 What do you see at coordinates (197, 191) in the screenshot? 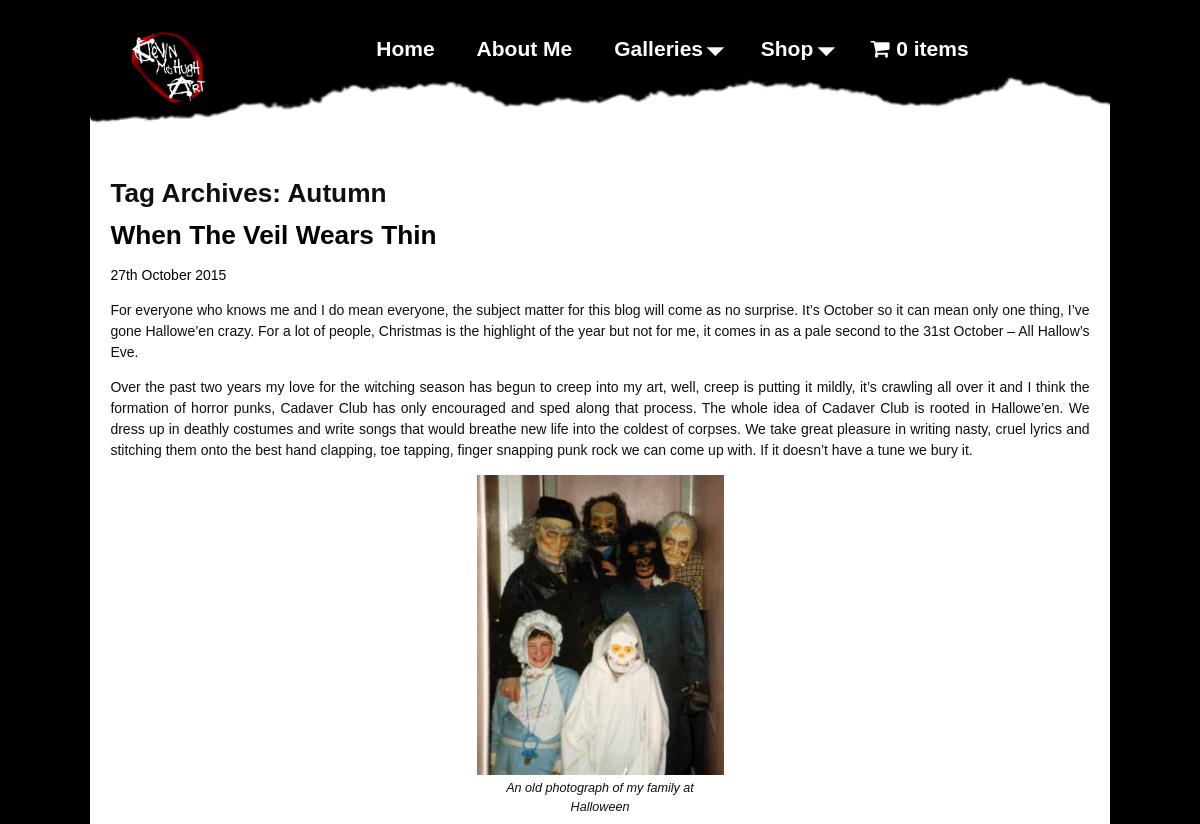
I see `'Tag Archives:'` at bounding box center [197, 191].